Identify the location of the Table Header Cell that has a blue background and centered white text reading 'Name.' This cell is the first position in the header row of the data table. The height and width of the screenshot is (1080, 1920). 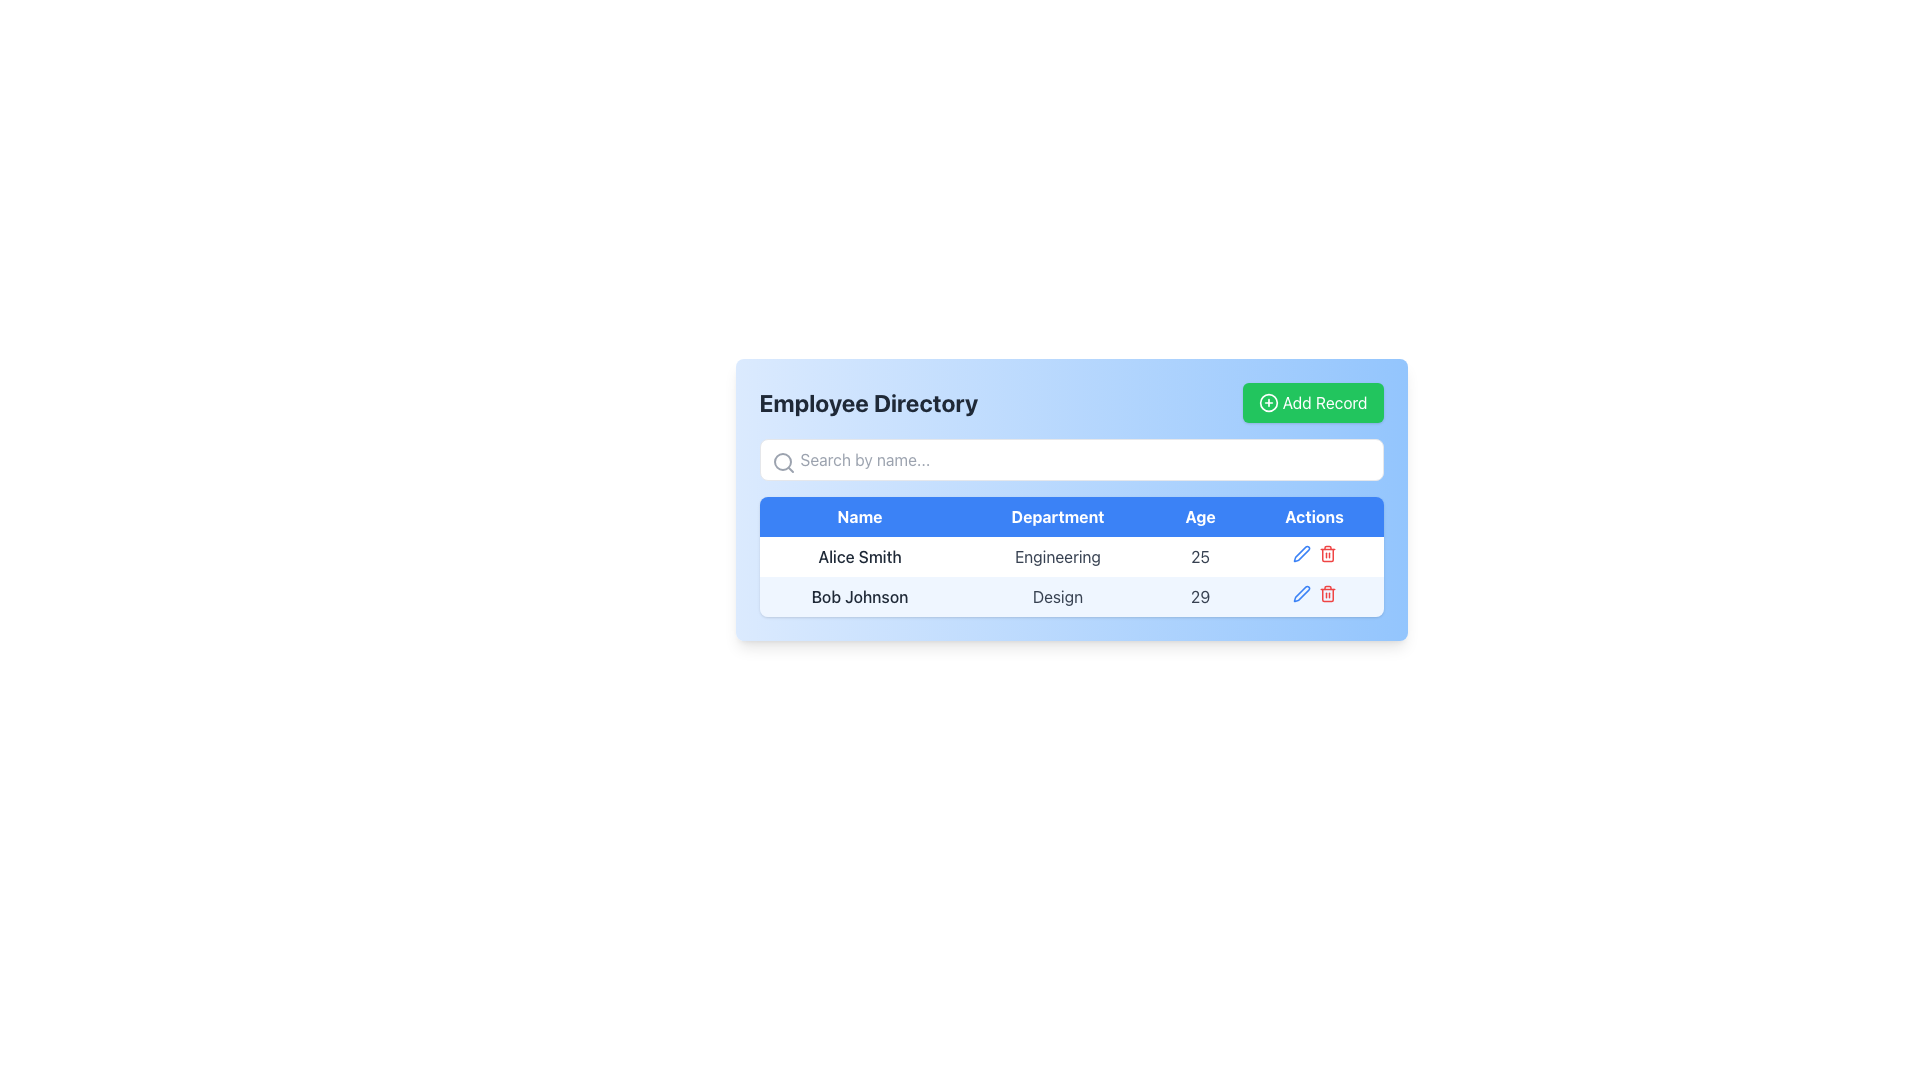
(859, 515).